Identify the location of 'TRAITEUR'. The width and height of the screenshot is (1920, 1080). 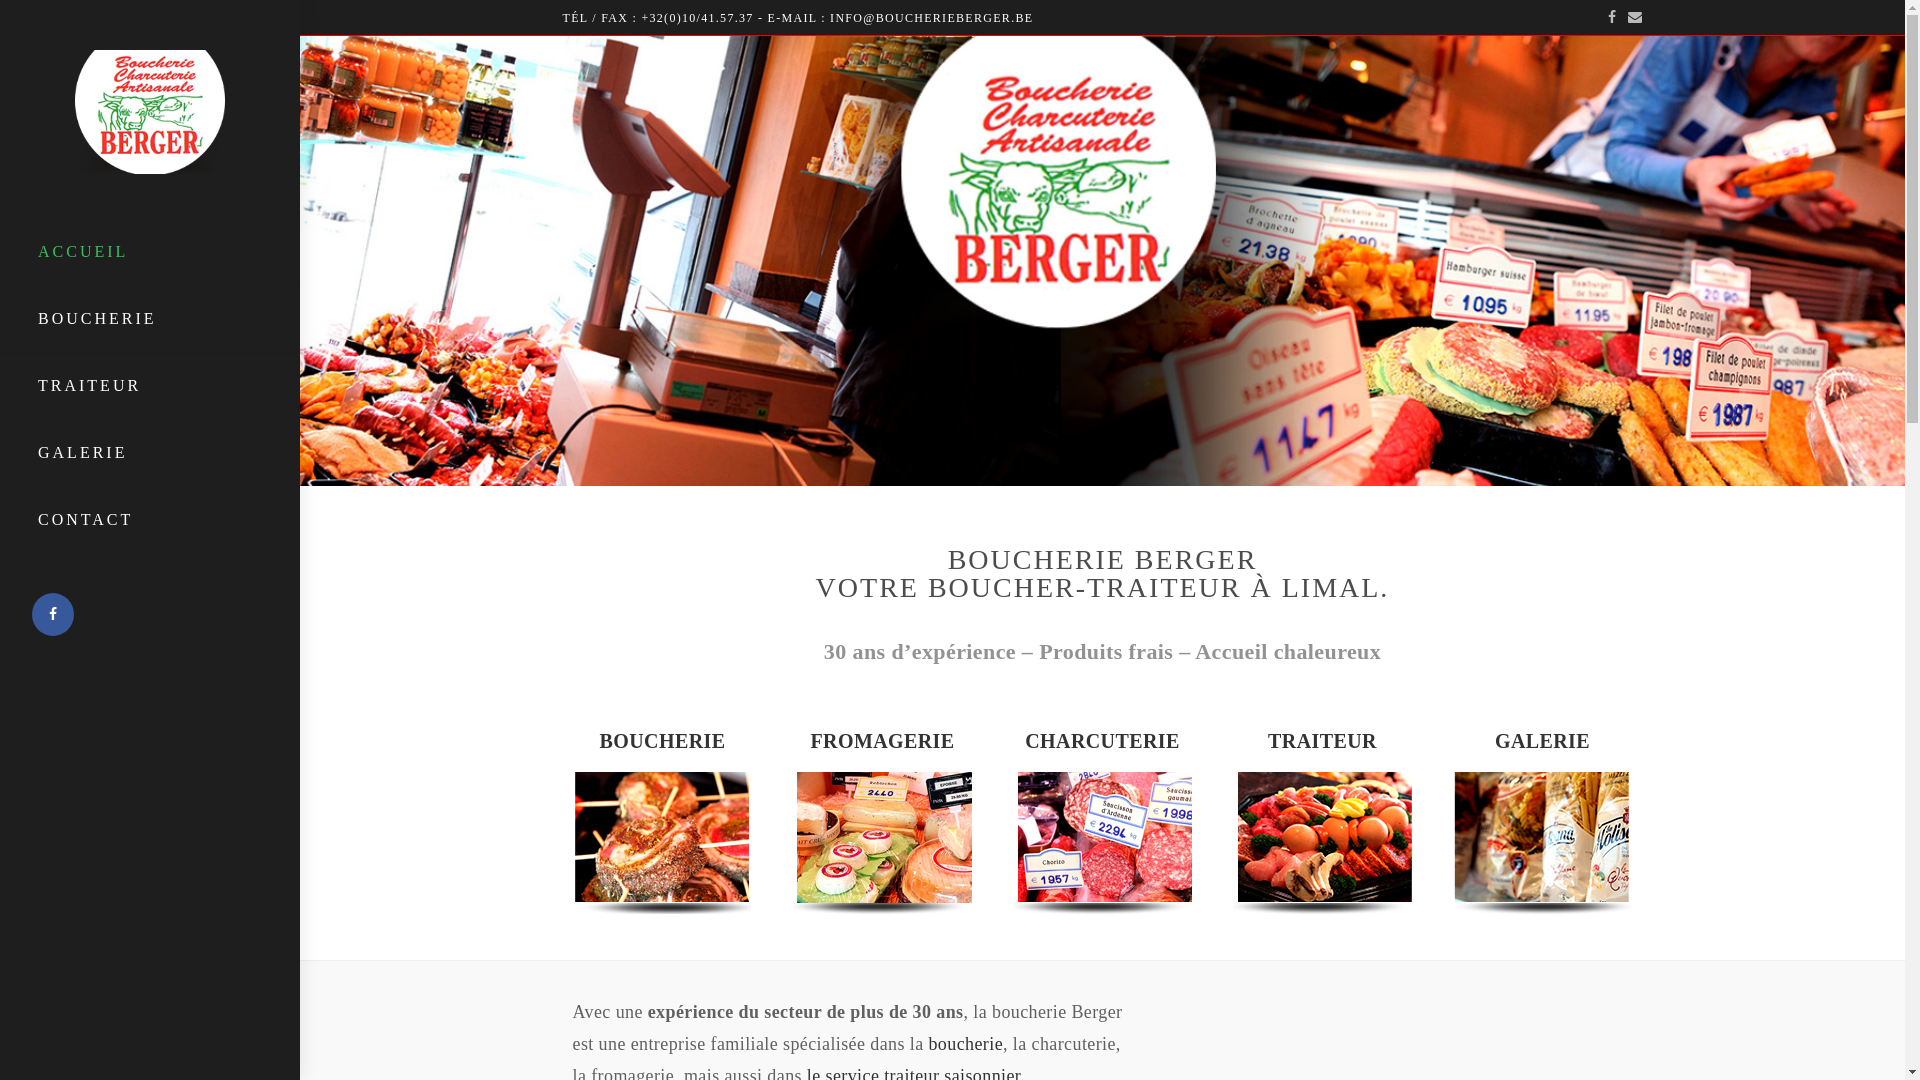
(1322, 740).